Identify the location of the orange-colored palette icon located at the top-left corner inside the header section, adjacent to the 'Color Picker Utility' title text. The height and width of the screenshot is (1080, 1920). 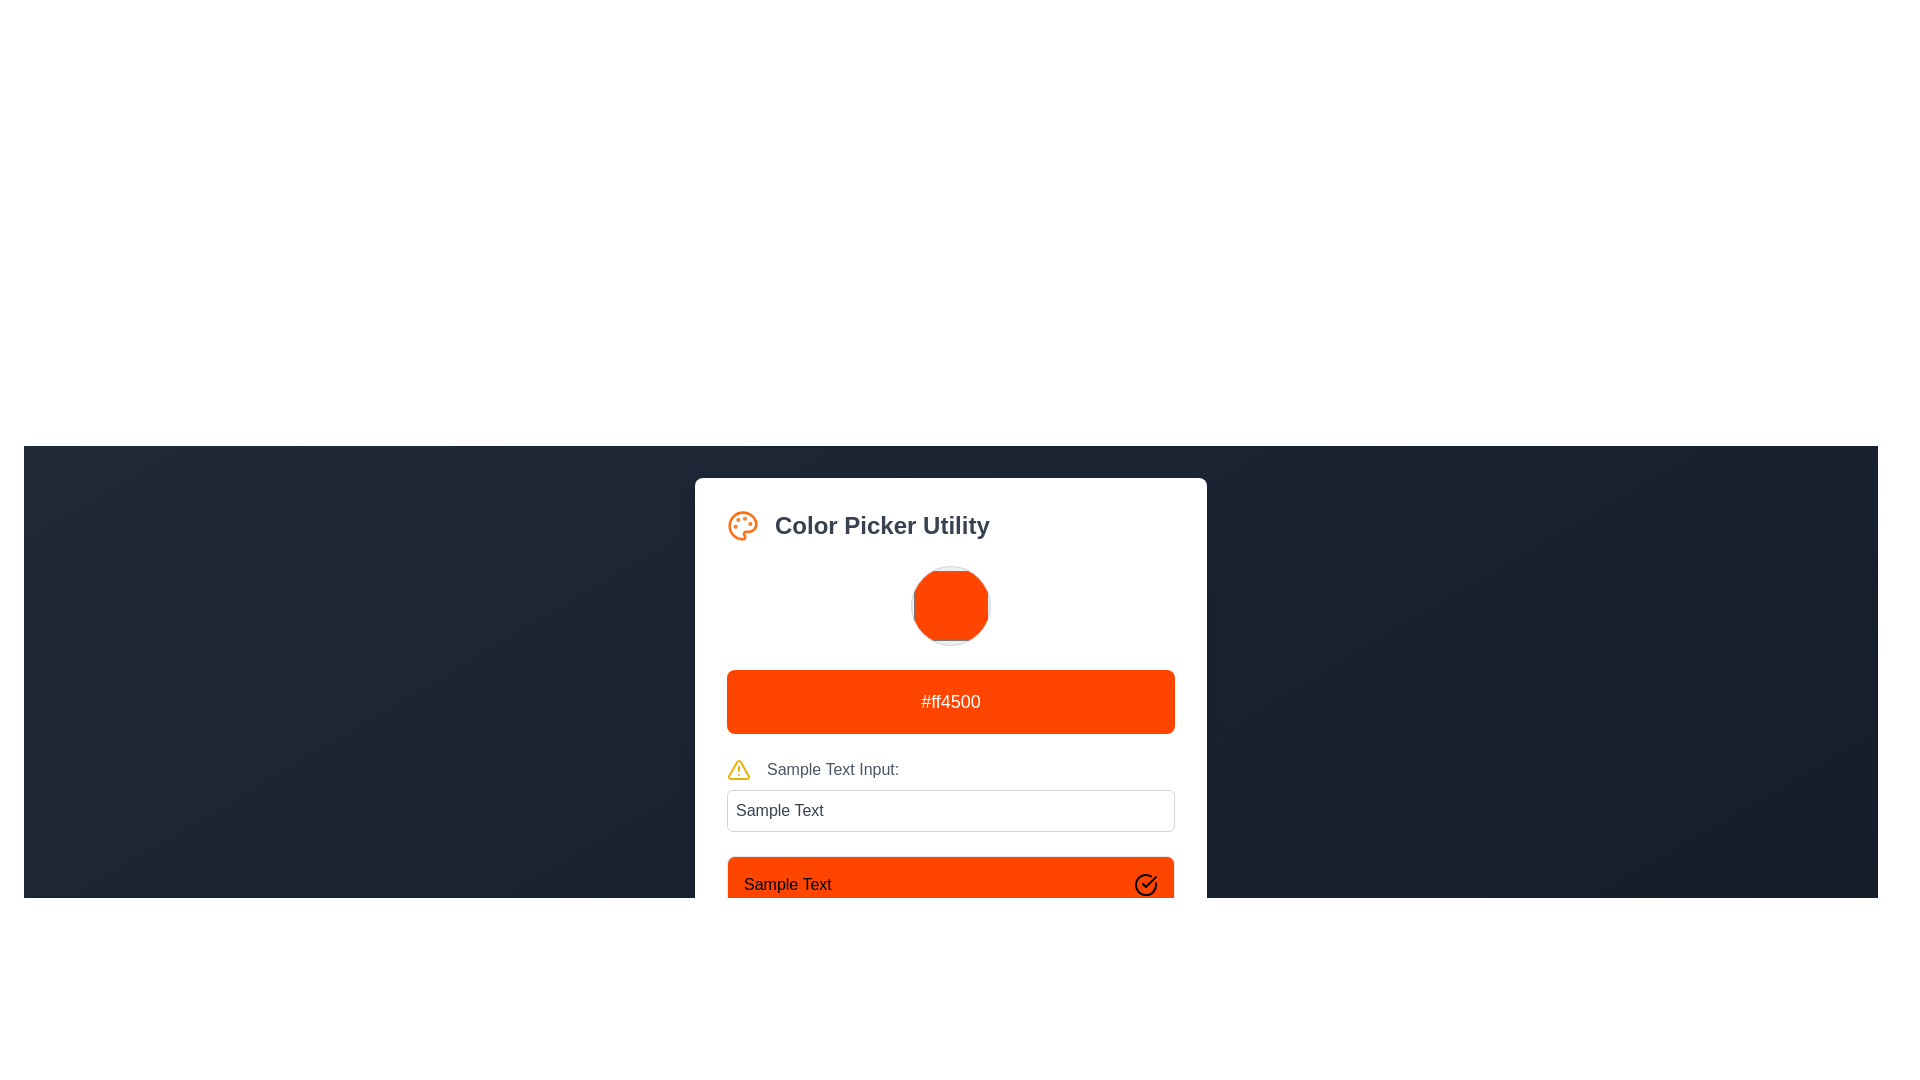
(742, 524).